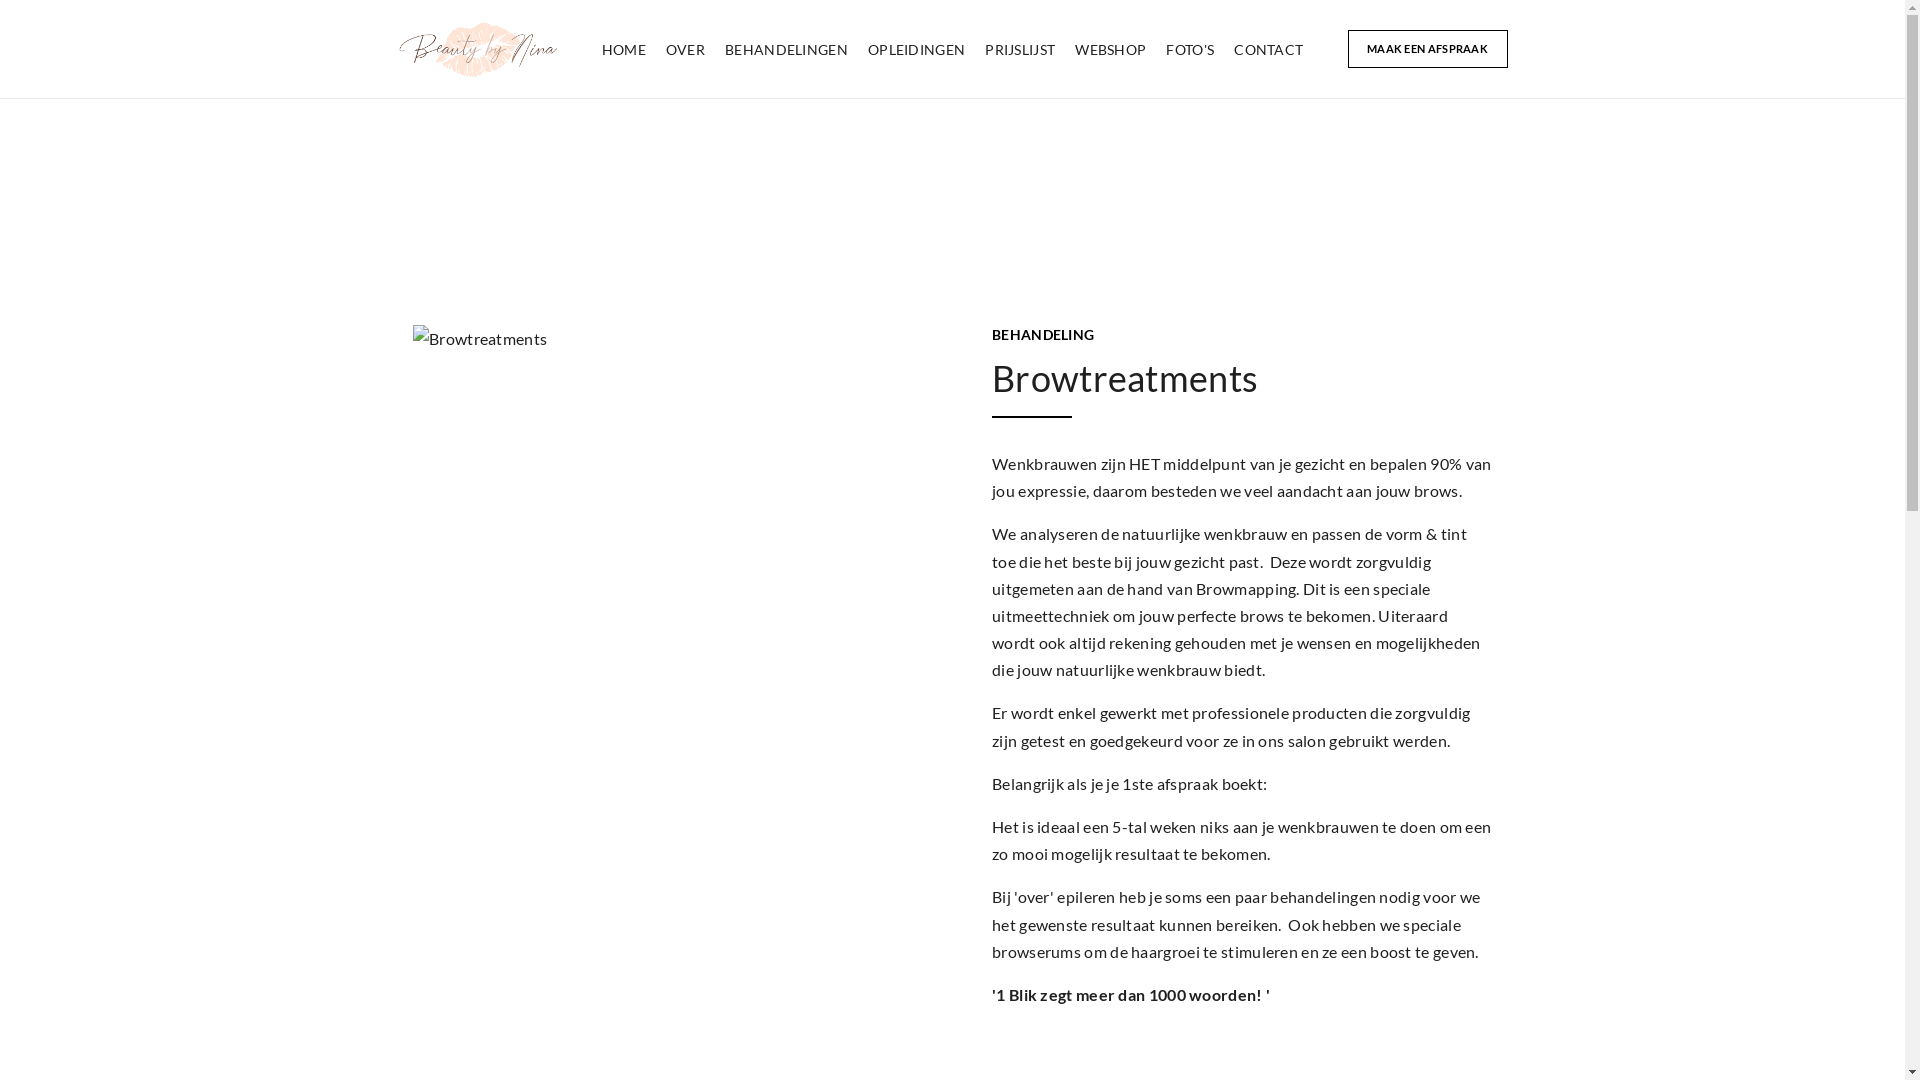 Image resolution: width=1920 pixels, height=1080 pixels. I want to click on 'OVER', so click(685, 48).